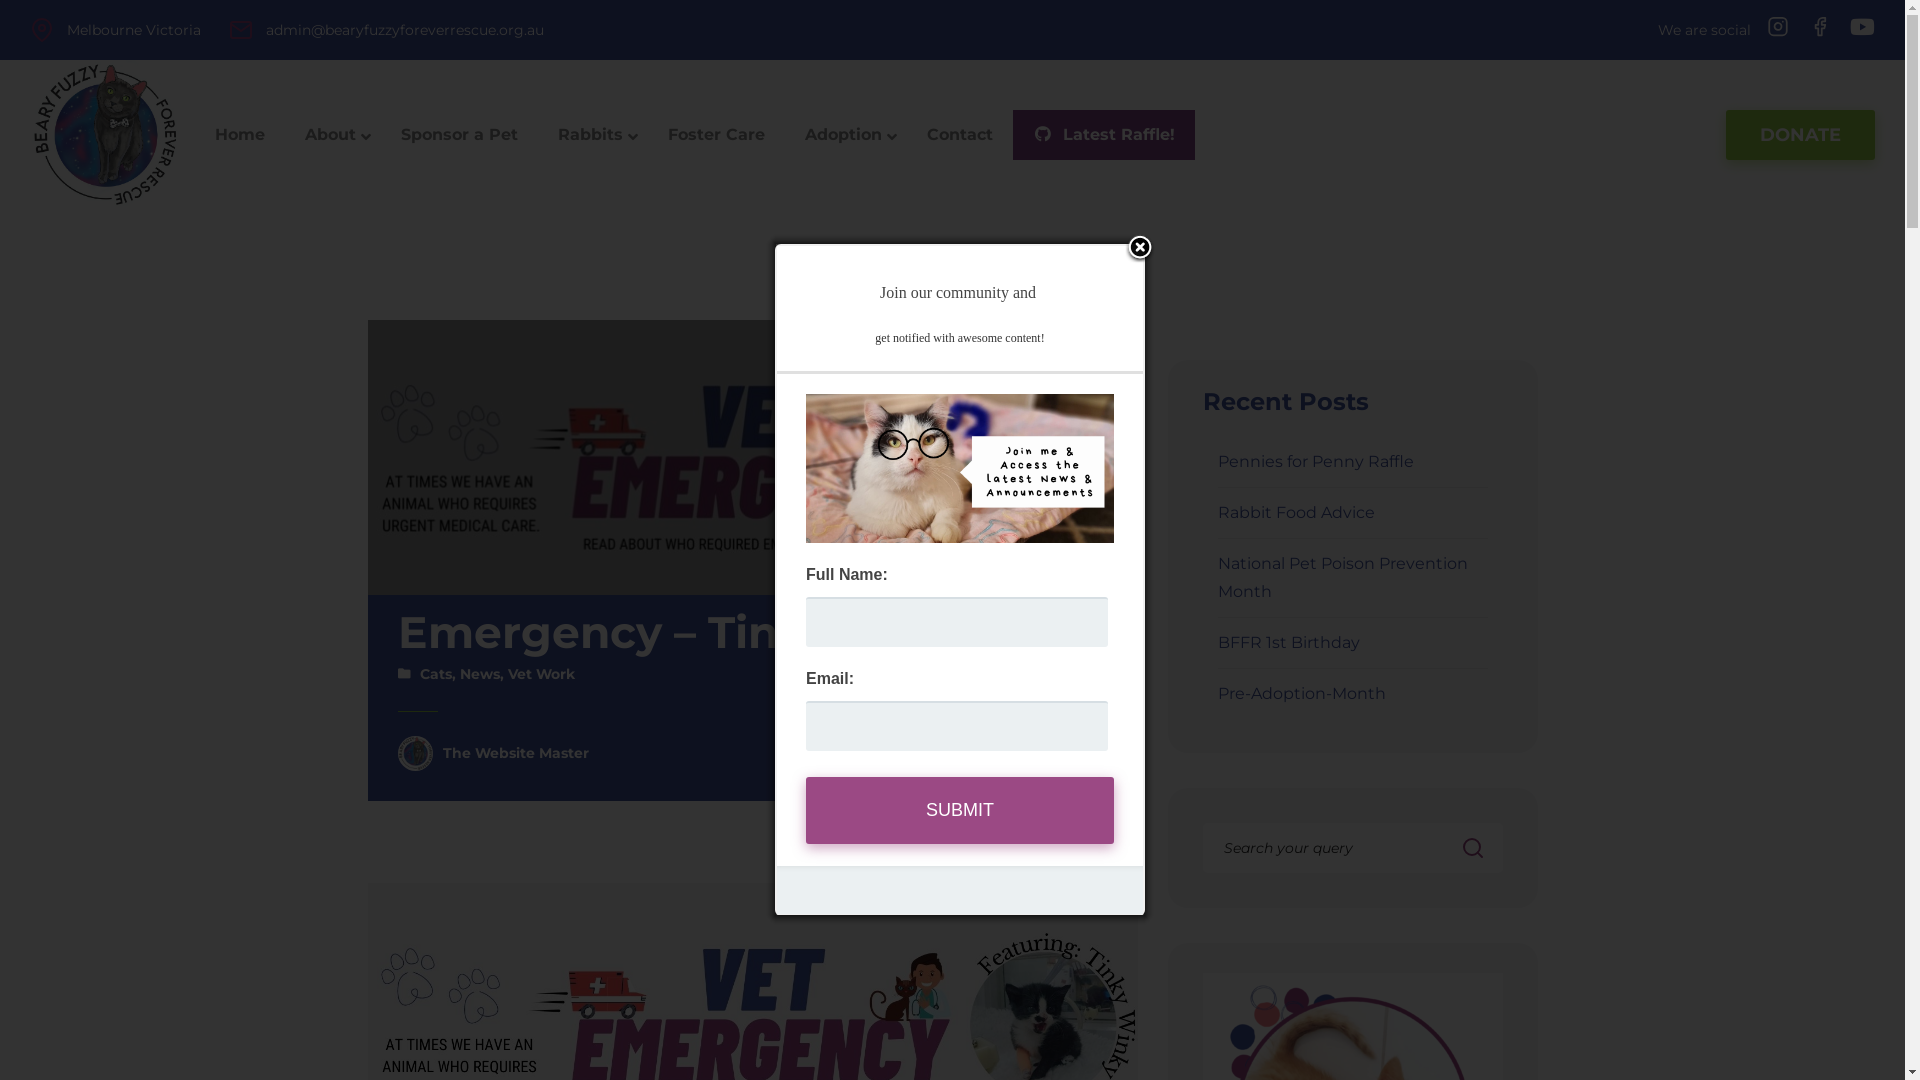 Image resolution: width=1920 pixels, height=1080 pixels. Describe the element at coordinates (332, 135) in the screenshot. I see `'About'` at that location.